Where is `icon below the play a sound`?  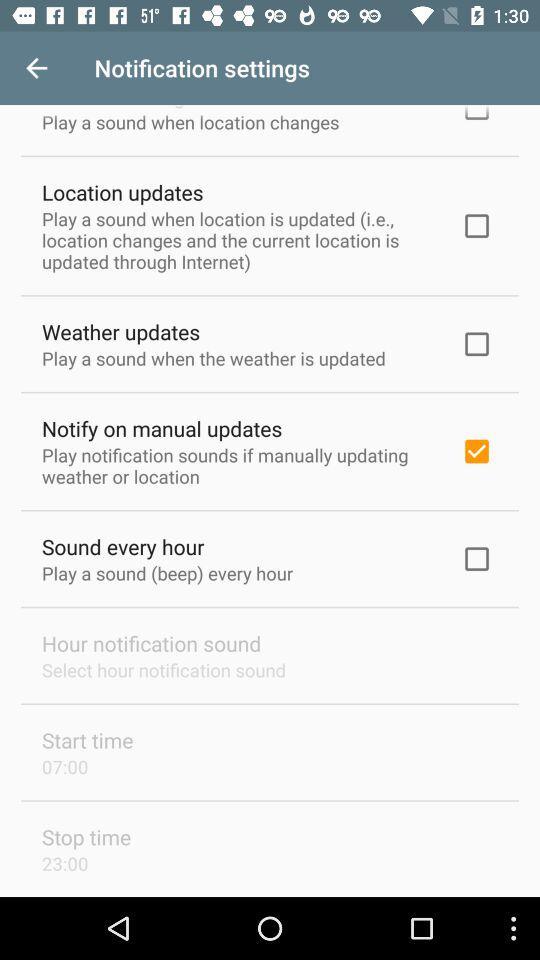 icon below the play a sound is located at coordinates (161, 428).